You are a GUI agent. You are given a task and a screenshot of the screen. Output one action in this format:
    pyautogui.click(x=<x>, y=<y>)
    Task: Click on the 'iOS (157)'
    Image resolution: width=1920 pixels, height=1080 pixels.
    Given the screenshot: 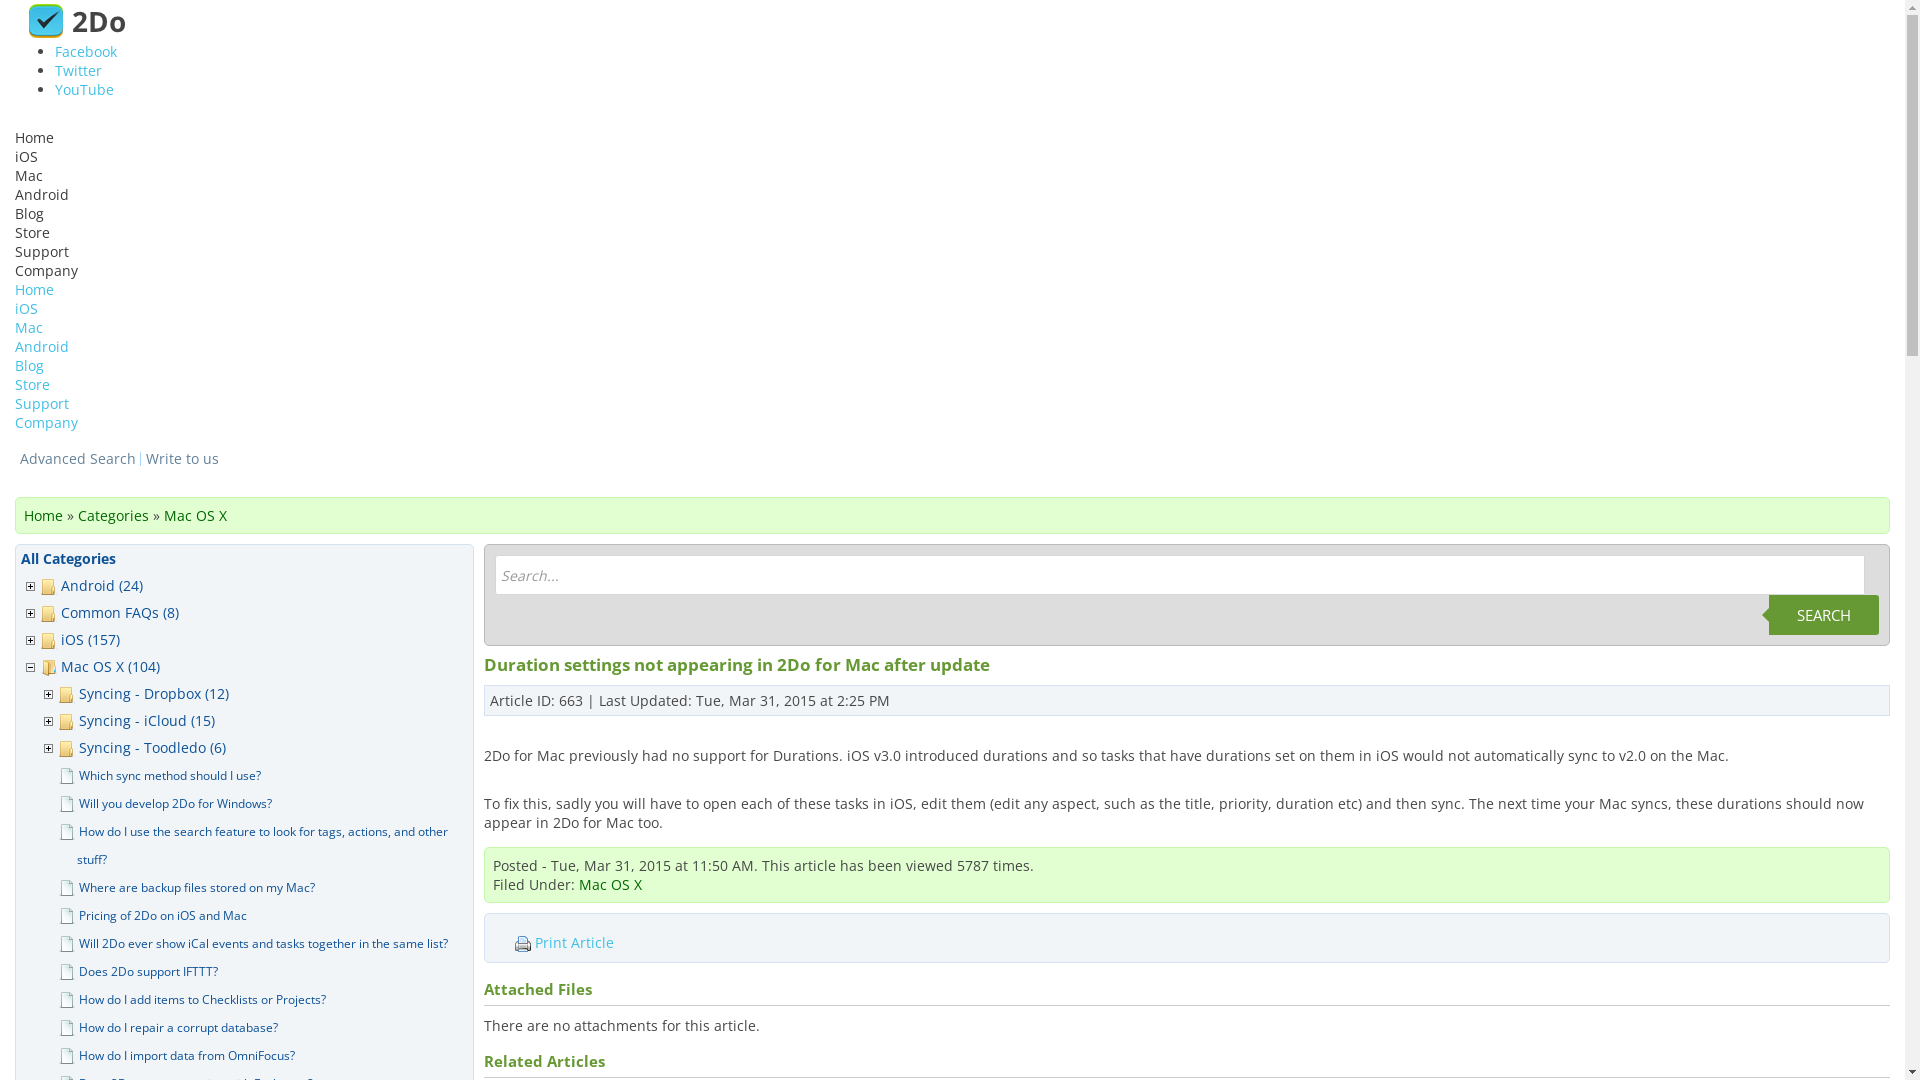 What is the action you would take?
    pyautogui.click(x=93, y=639)
    